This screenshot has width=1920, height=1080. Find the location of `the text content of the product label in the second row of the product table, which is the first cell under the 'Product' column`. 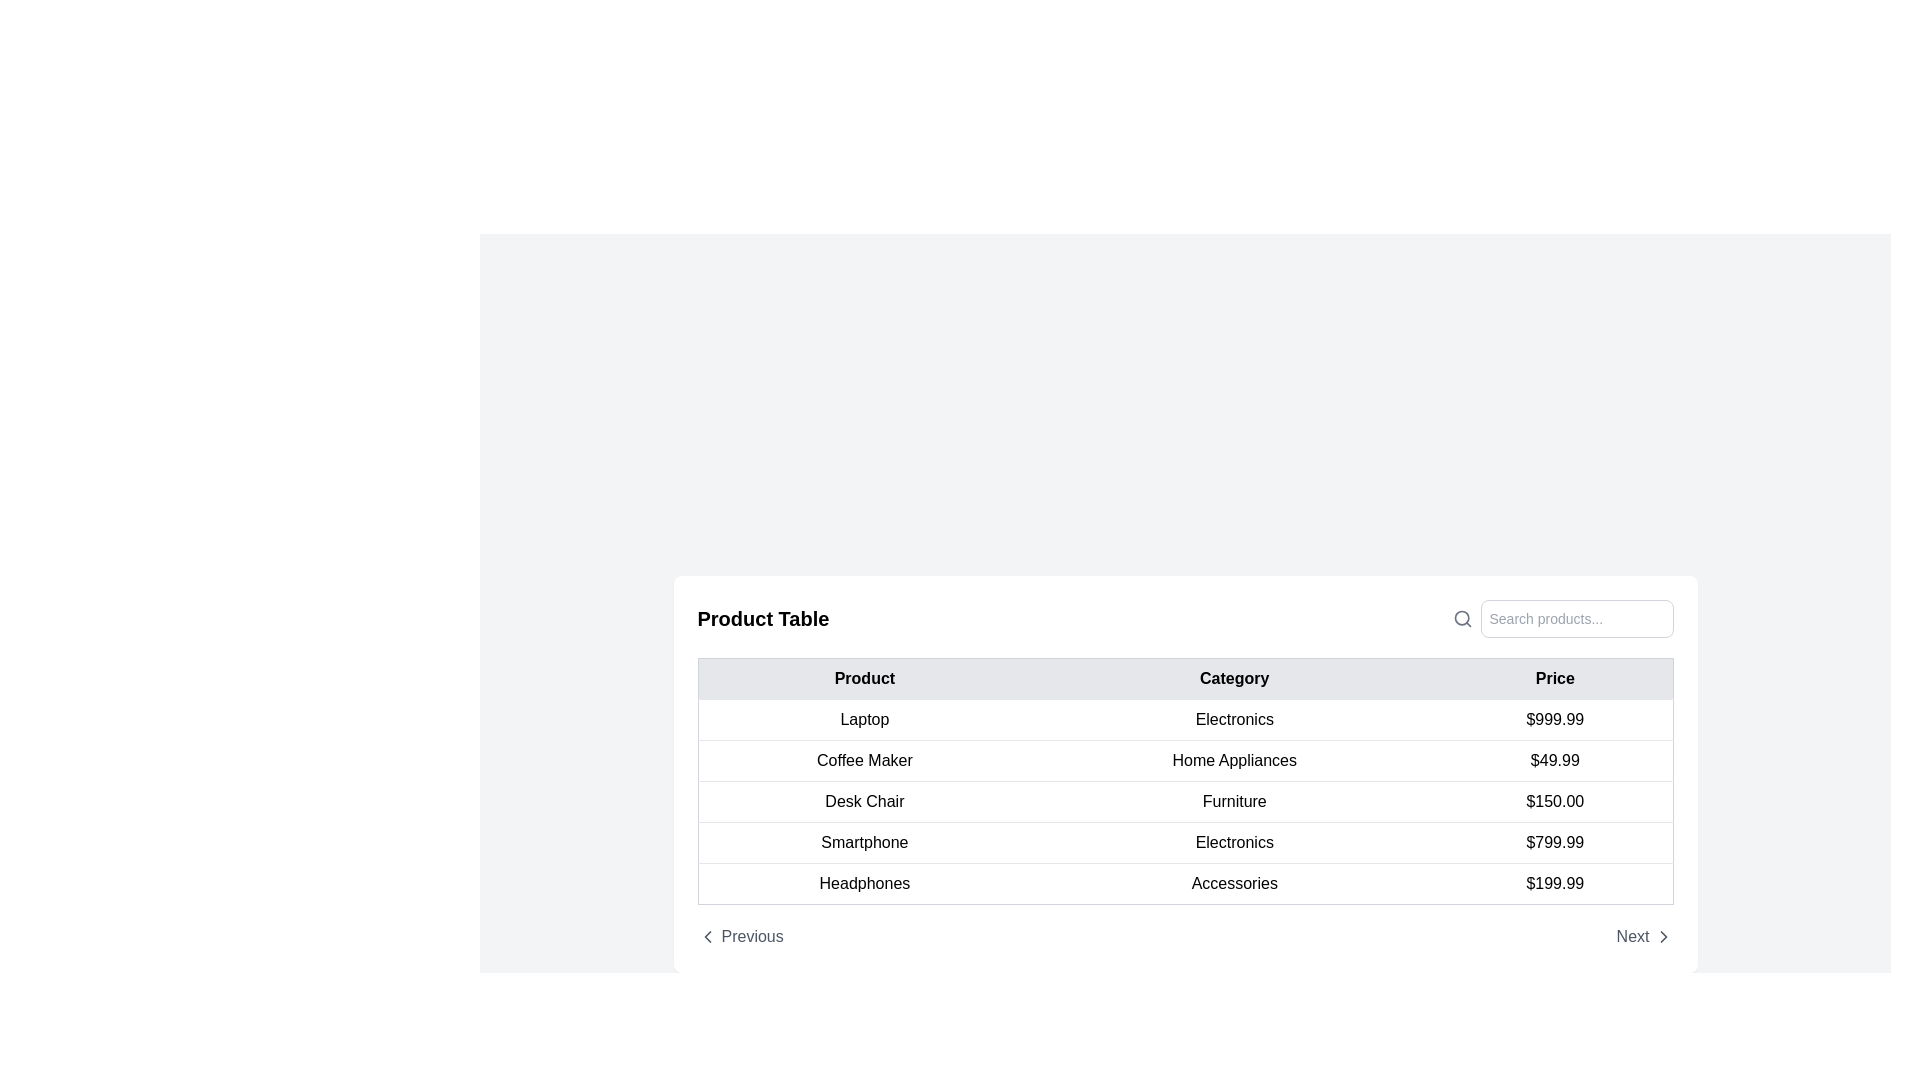

the text content of the product label in the second row of the product table, which is the first cell under the 'Product' column is located at coordinates (864, 760).